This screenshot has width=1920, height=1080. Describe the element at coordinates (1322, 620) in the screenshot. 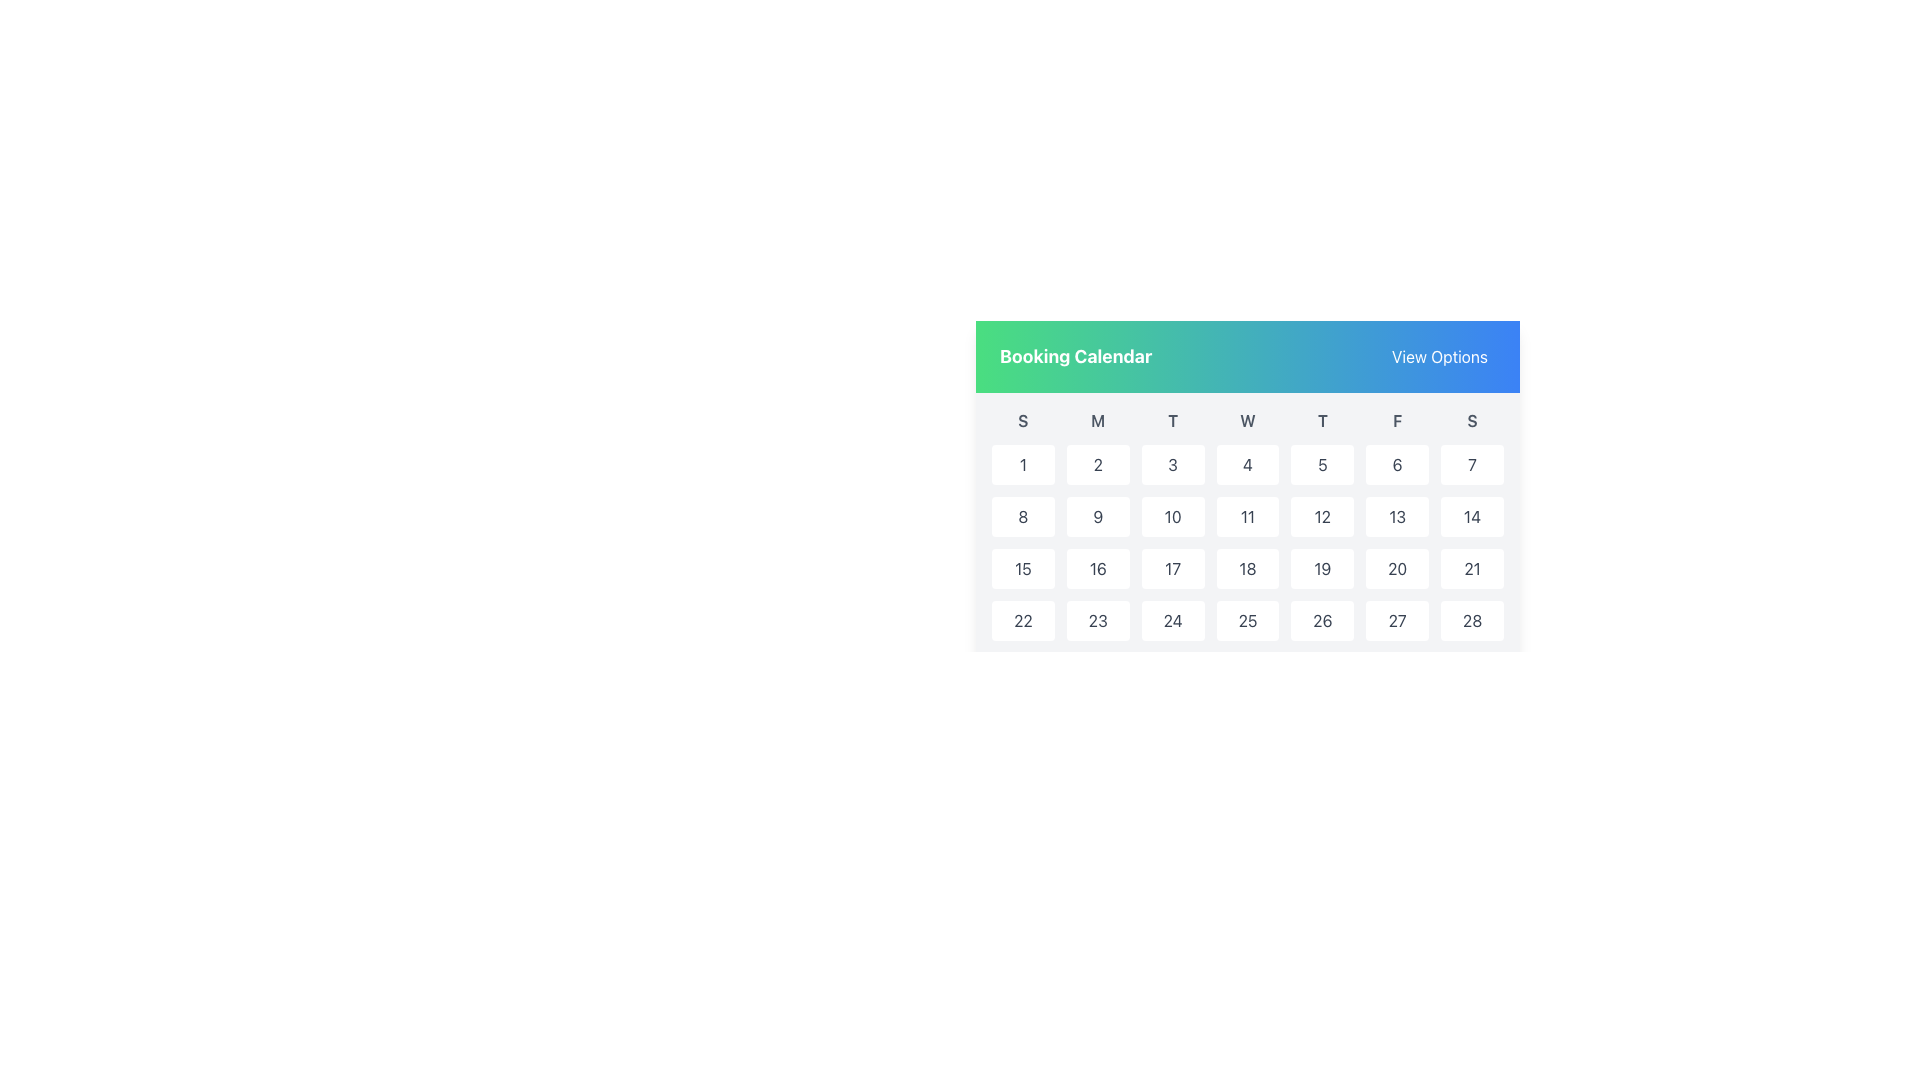

I see `the date cell displaying '26' in medium gray color, which is styled like a button and located in the sixth row and fifth column of the calendar grid layout` at that location.